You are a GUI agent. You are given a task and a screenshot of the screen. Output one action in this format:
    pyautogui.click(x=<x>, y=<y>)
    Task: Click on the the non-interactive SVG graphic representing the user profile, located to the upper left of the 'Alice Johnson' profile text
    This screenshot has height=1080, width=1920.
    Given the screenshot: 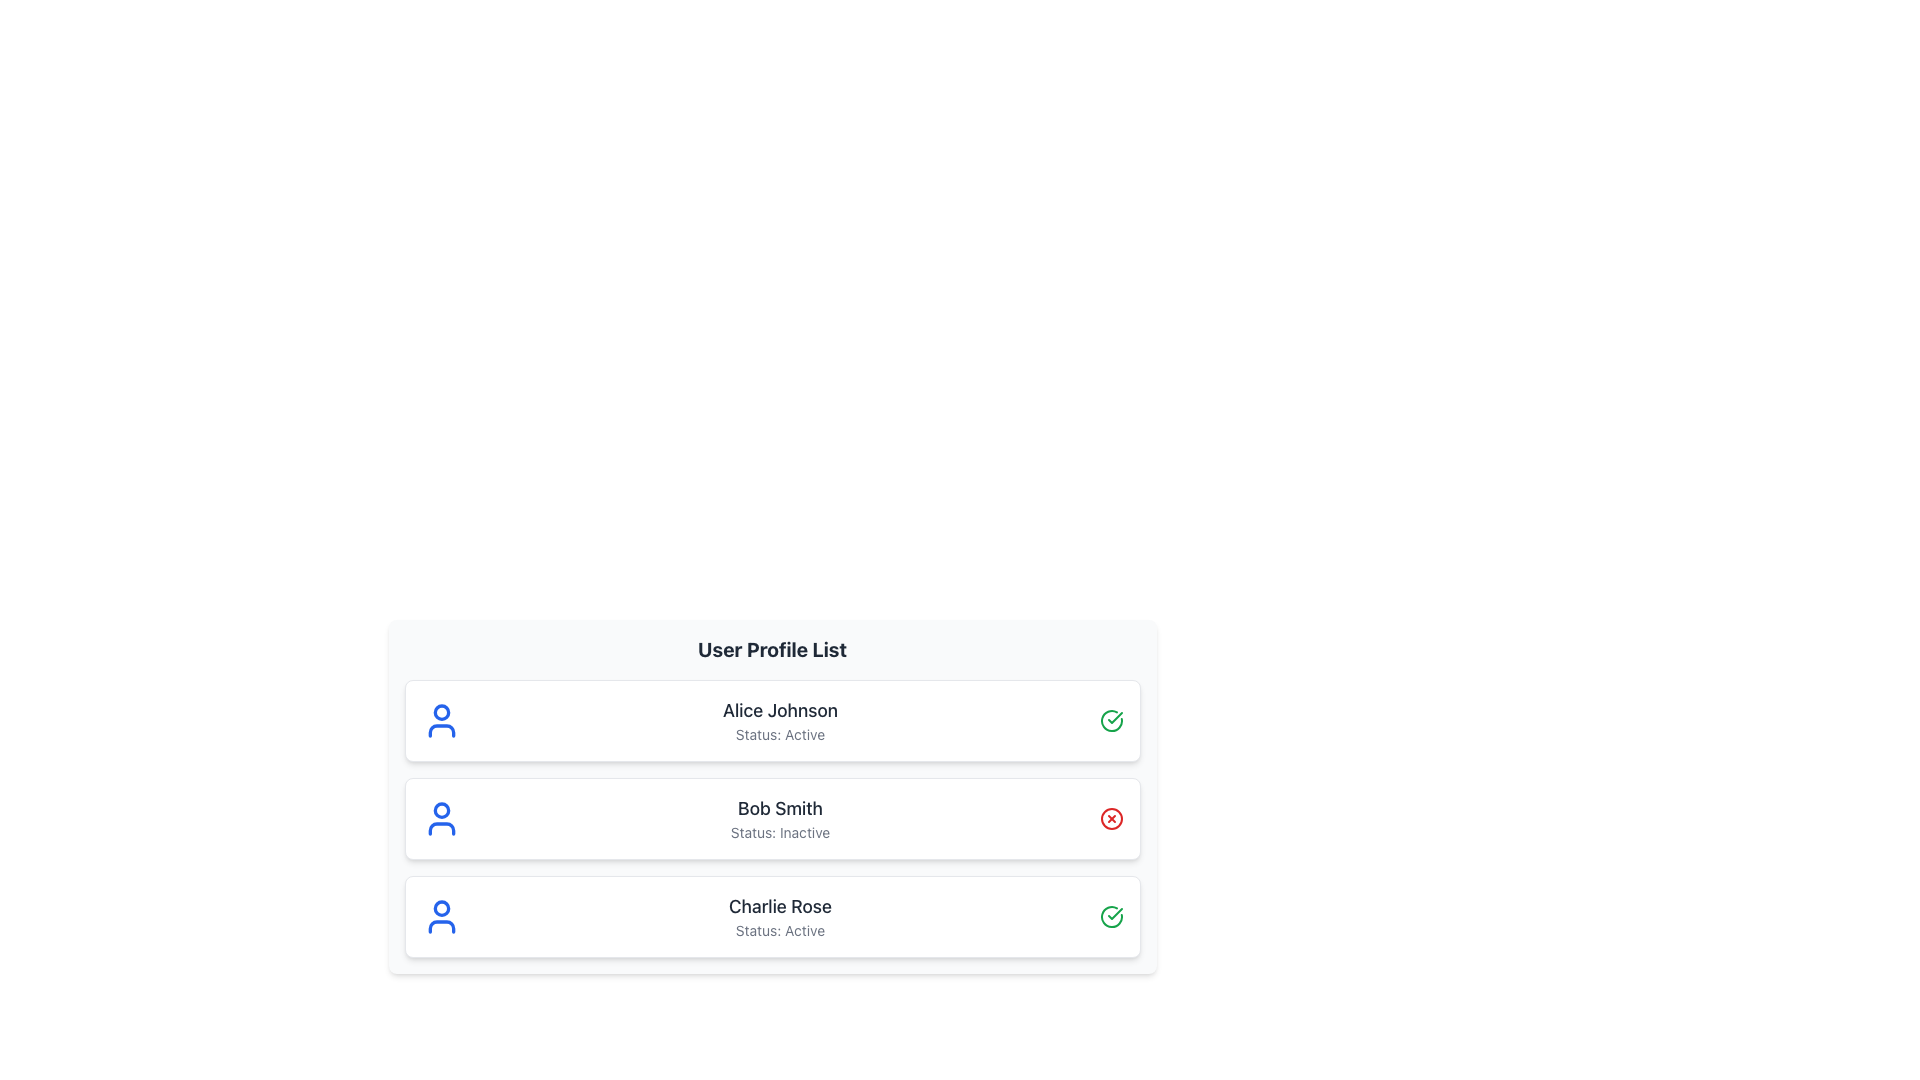 What is the action you would take?
    pyautogui.click(x=440, y=731)
    